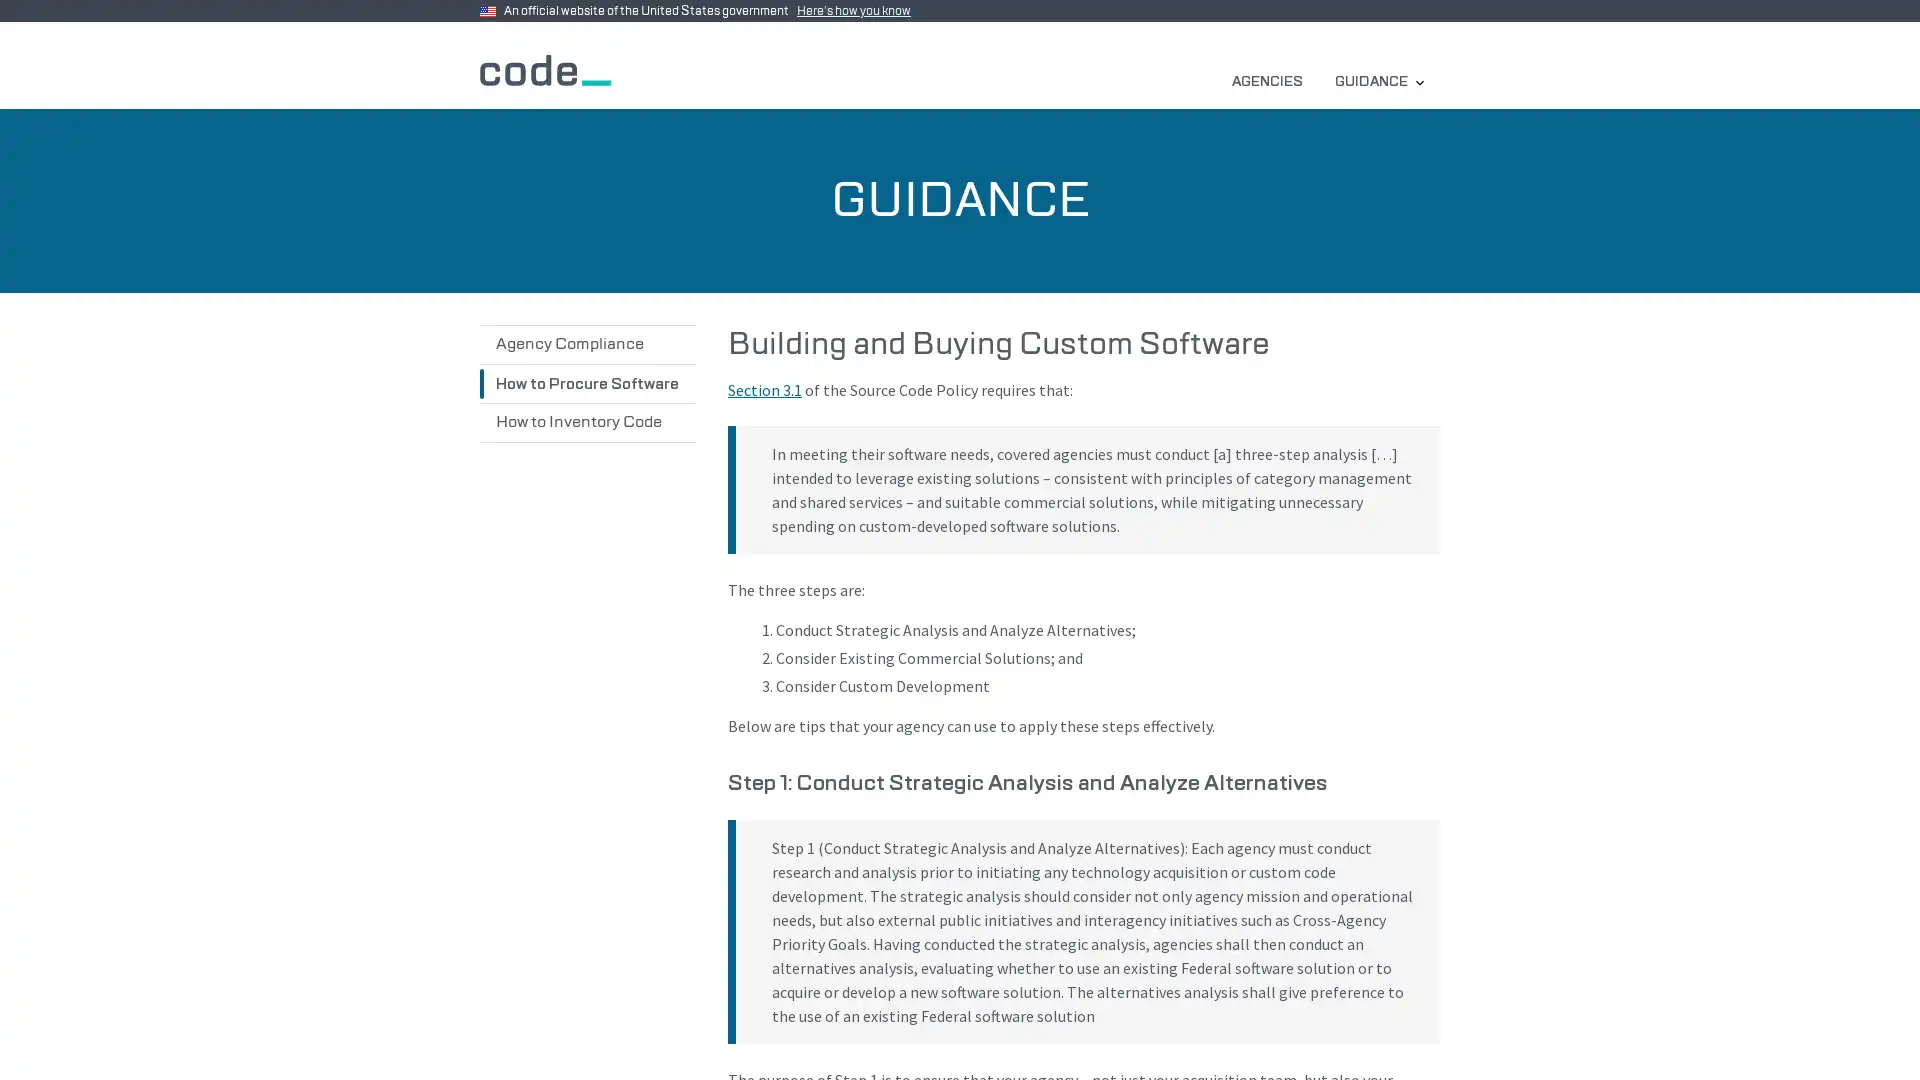 This screenshot has width=1920, height=1080. What do you see at coordinates (1378, 80) in the screenshot?
I see `GUIDANCE` at bounding box center [1378, 80].